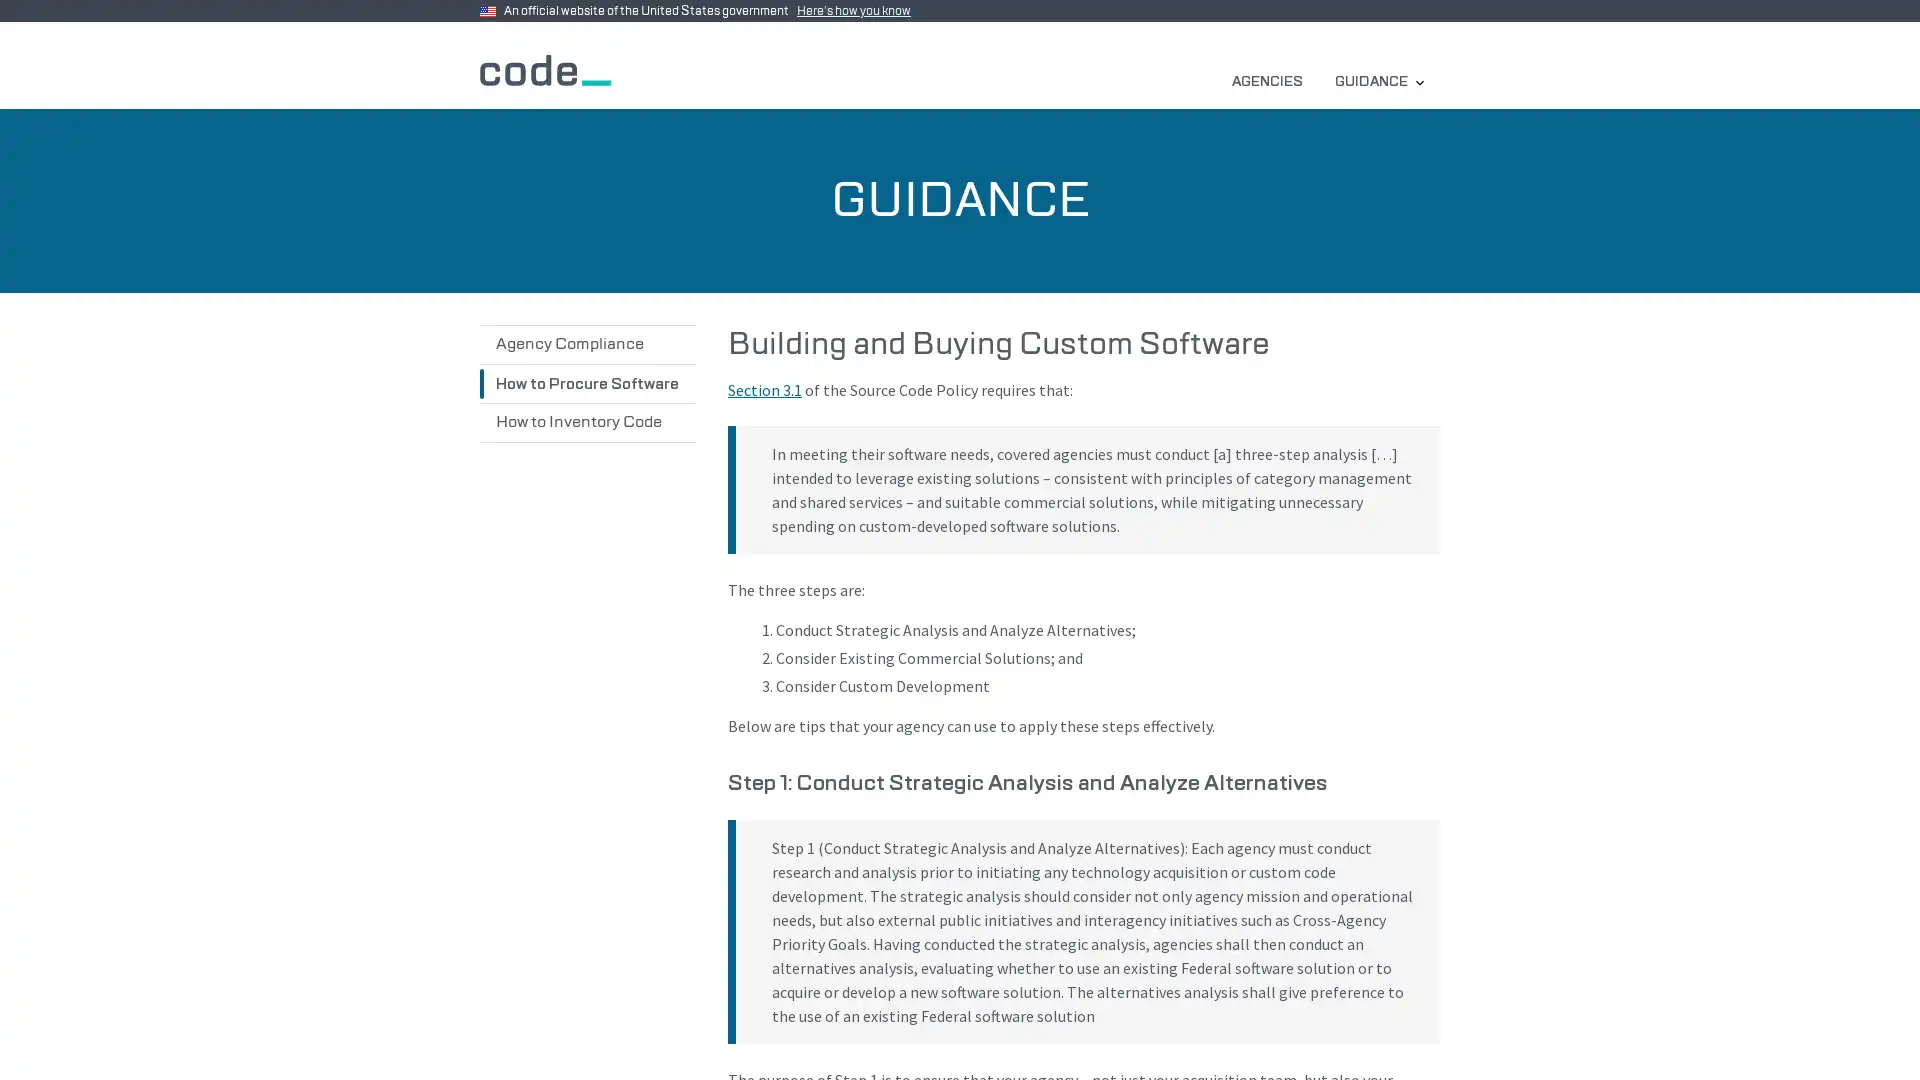 This screenshot has width=1920, height=1080. What do you see at coordinates (1378, 80) in the screenshot?
I see `GUIDANCE` at bounding box center [1378, 80].